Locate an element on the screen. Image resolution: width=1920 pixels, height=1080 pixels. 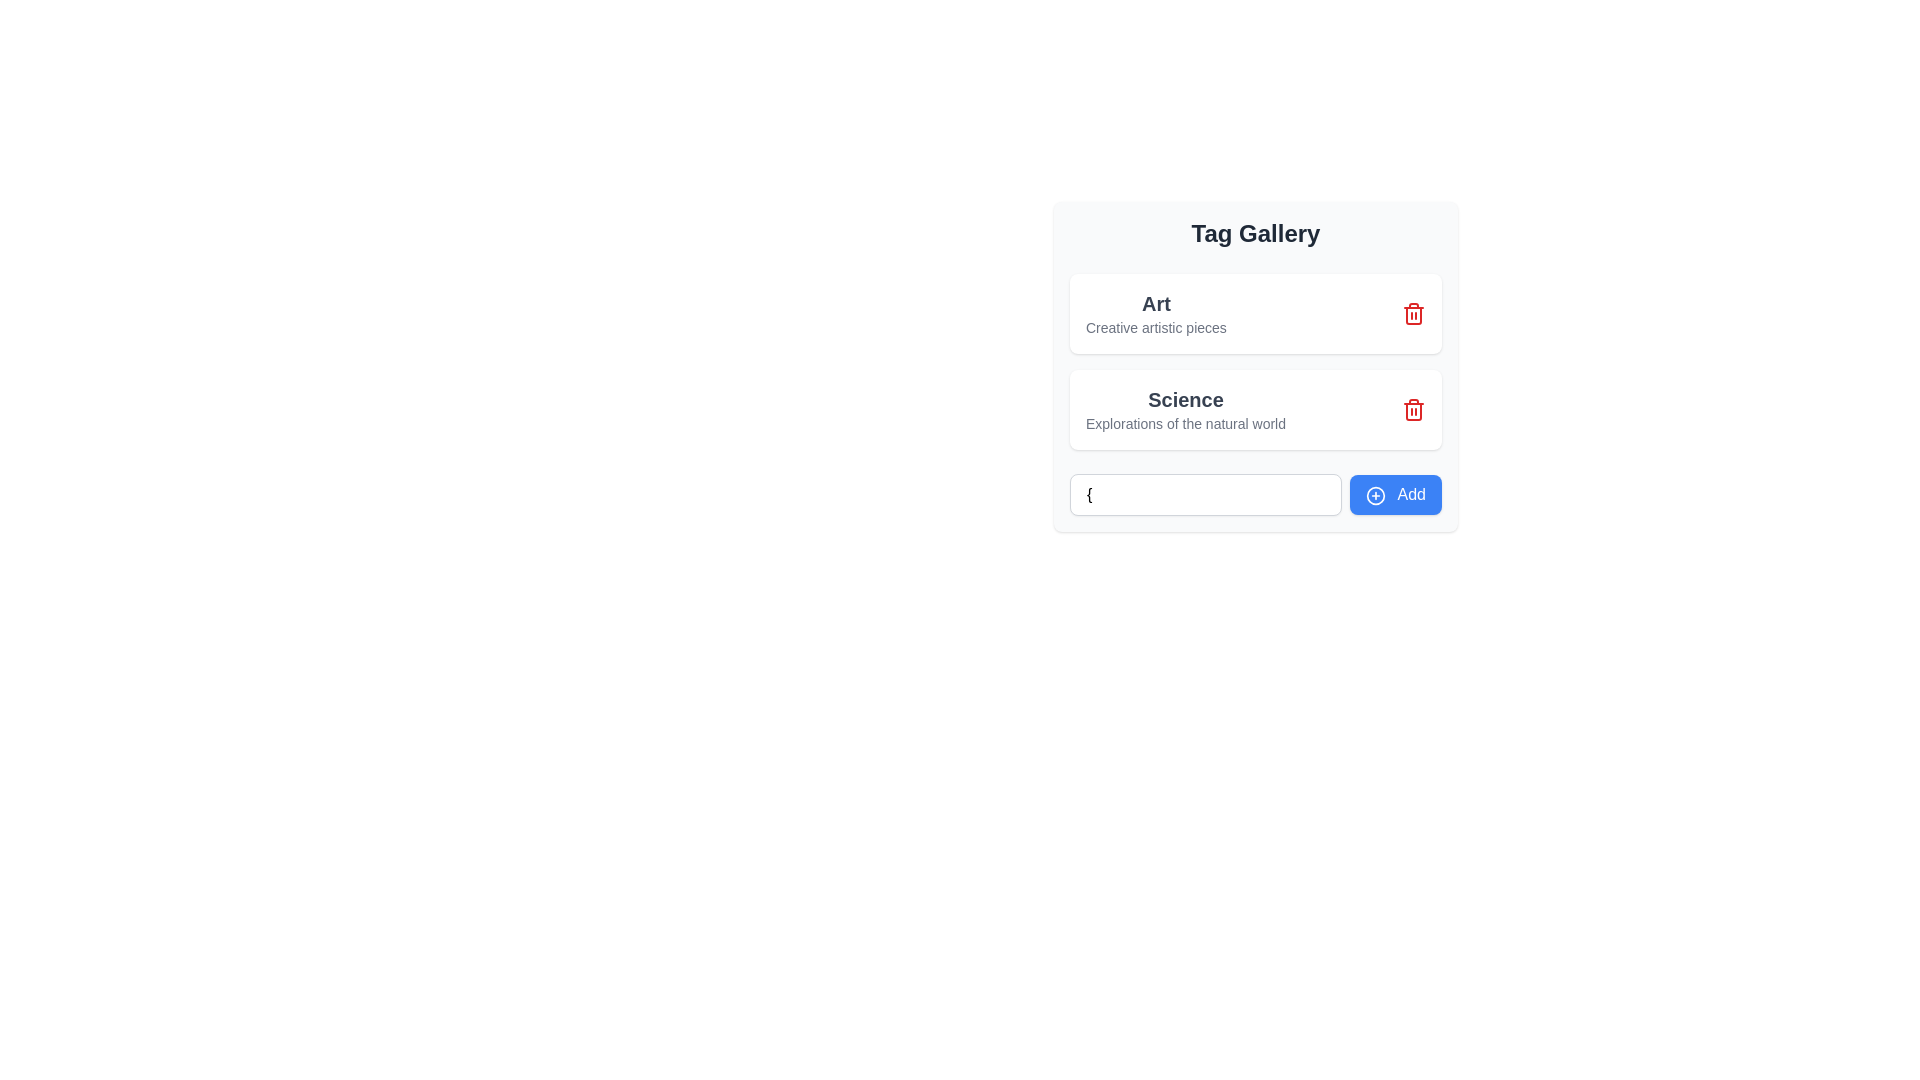
the 'Science' text label, which is styled in bold and larger font, located within a card structure above the smaller descriptive text 'Explorations of the natural world' is located at coordinates (1185, 400).